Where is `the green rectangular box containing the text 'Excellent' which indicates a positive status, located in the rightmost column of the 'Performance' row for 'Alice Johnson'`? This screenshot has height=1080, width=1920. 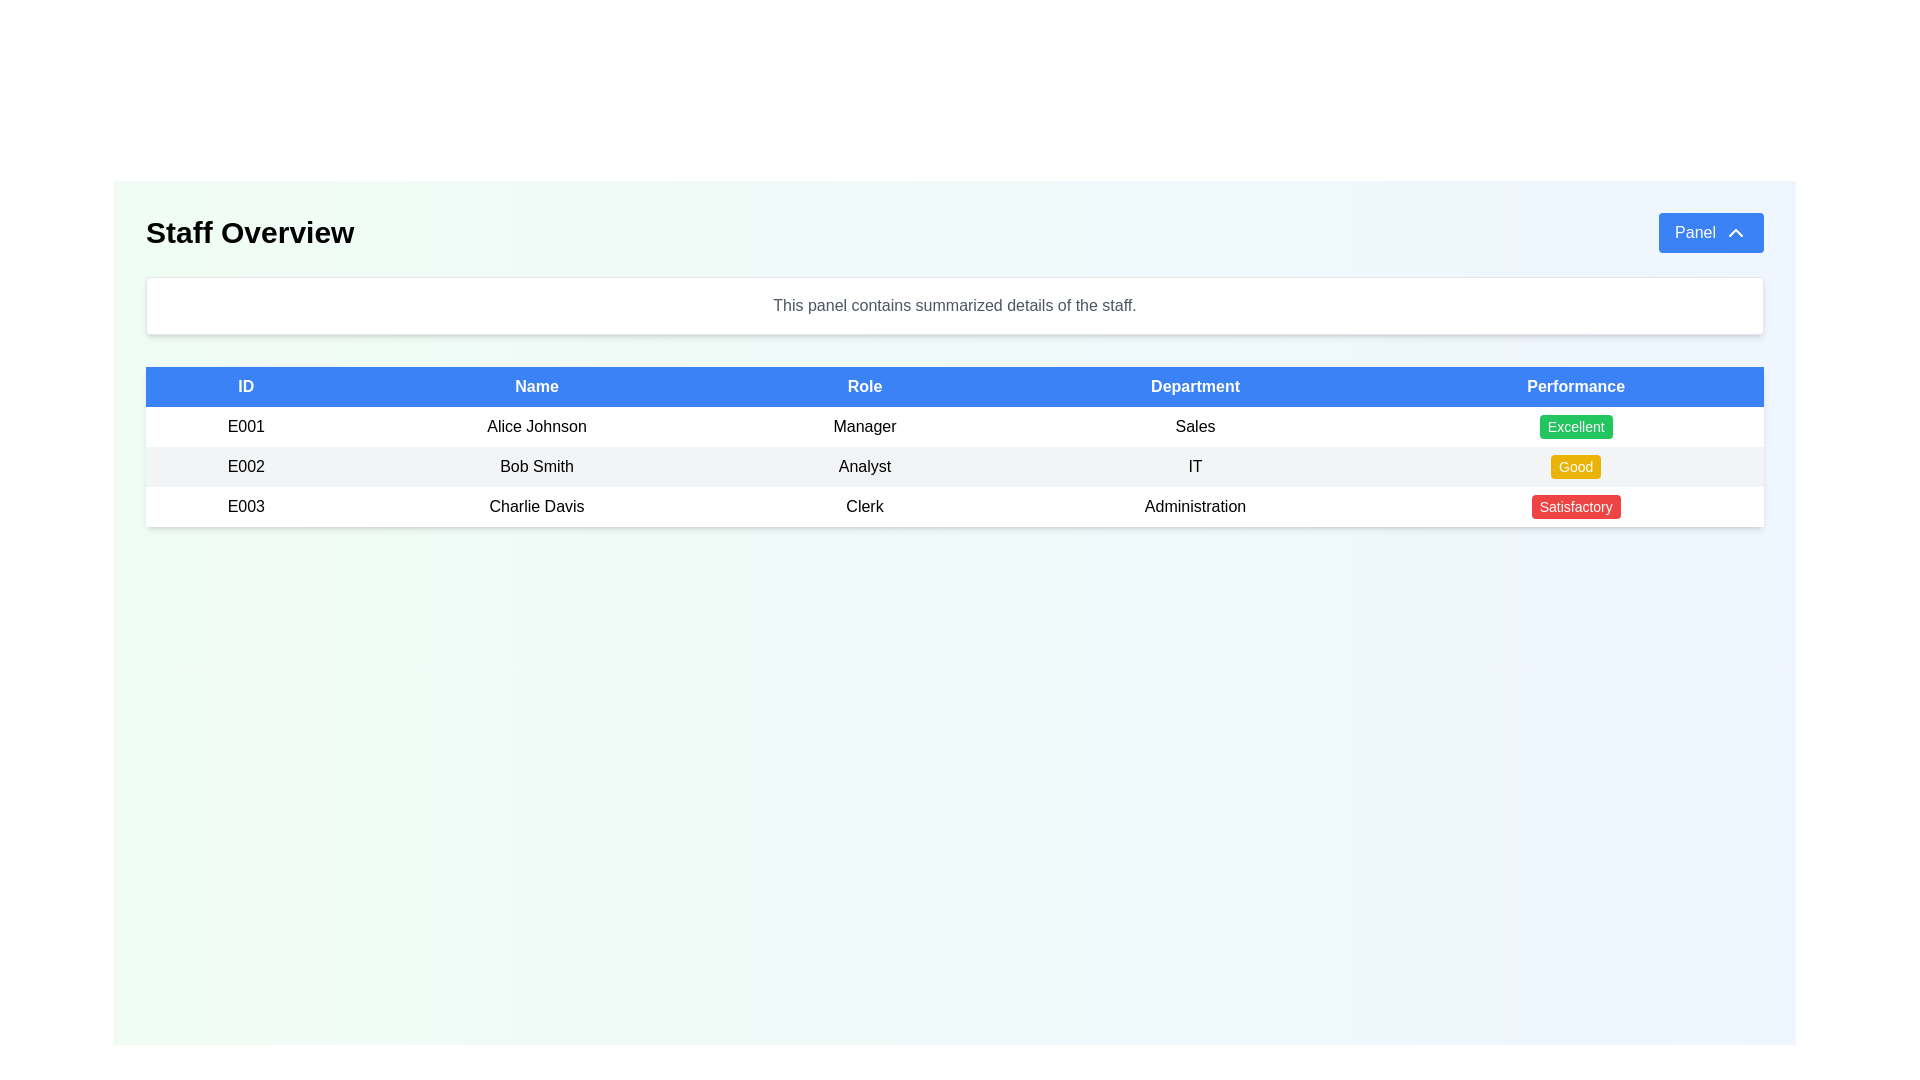 the green rectangular box containing the text 'Excellent' which indicates a positive status, located in the rightmost column of the 'Performance' row for 'Alice Johnson' is located at coordinates (1575, 426).